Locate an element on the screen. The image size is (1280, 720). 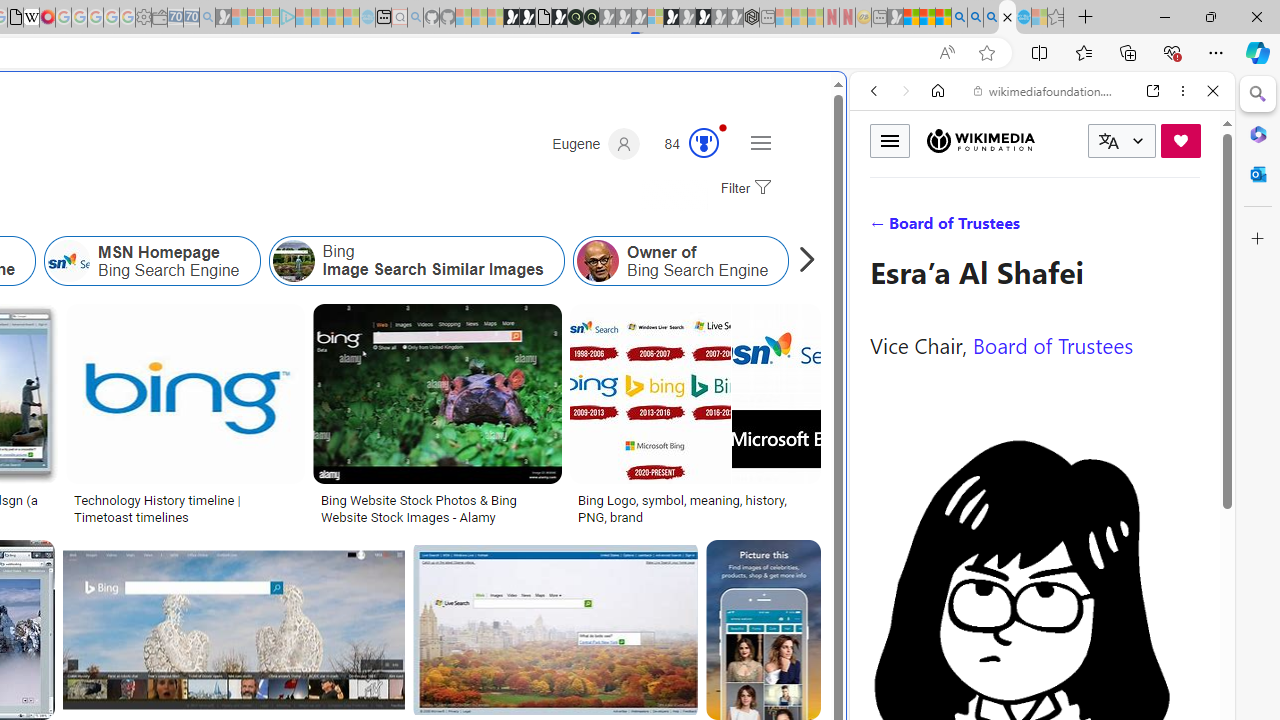
'Frequently visited' is located at coordinates (417, 265).